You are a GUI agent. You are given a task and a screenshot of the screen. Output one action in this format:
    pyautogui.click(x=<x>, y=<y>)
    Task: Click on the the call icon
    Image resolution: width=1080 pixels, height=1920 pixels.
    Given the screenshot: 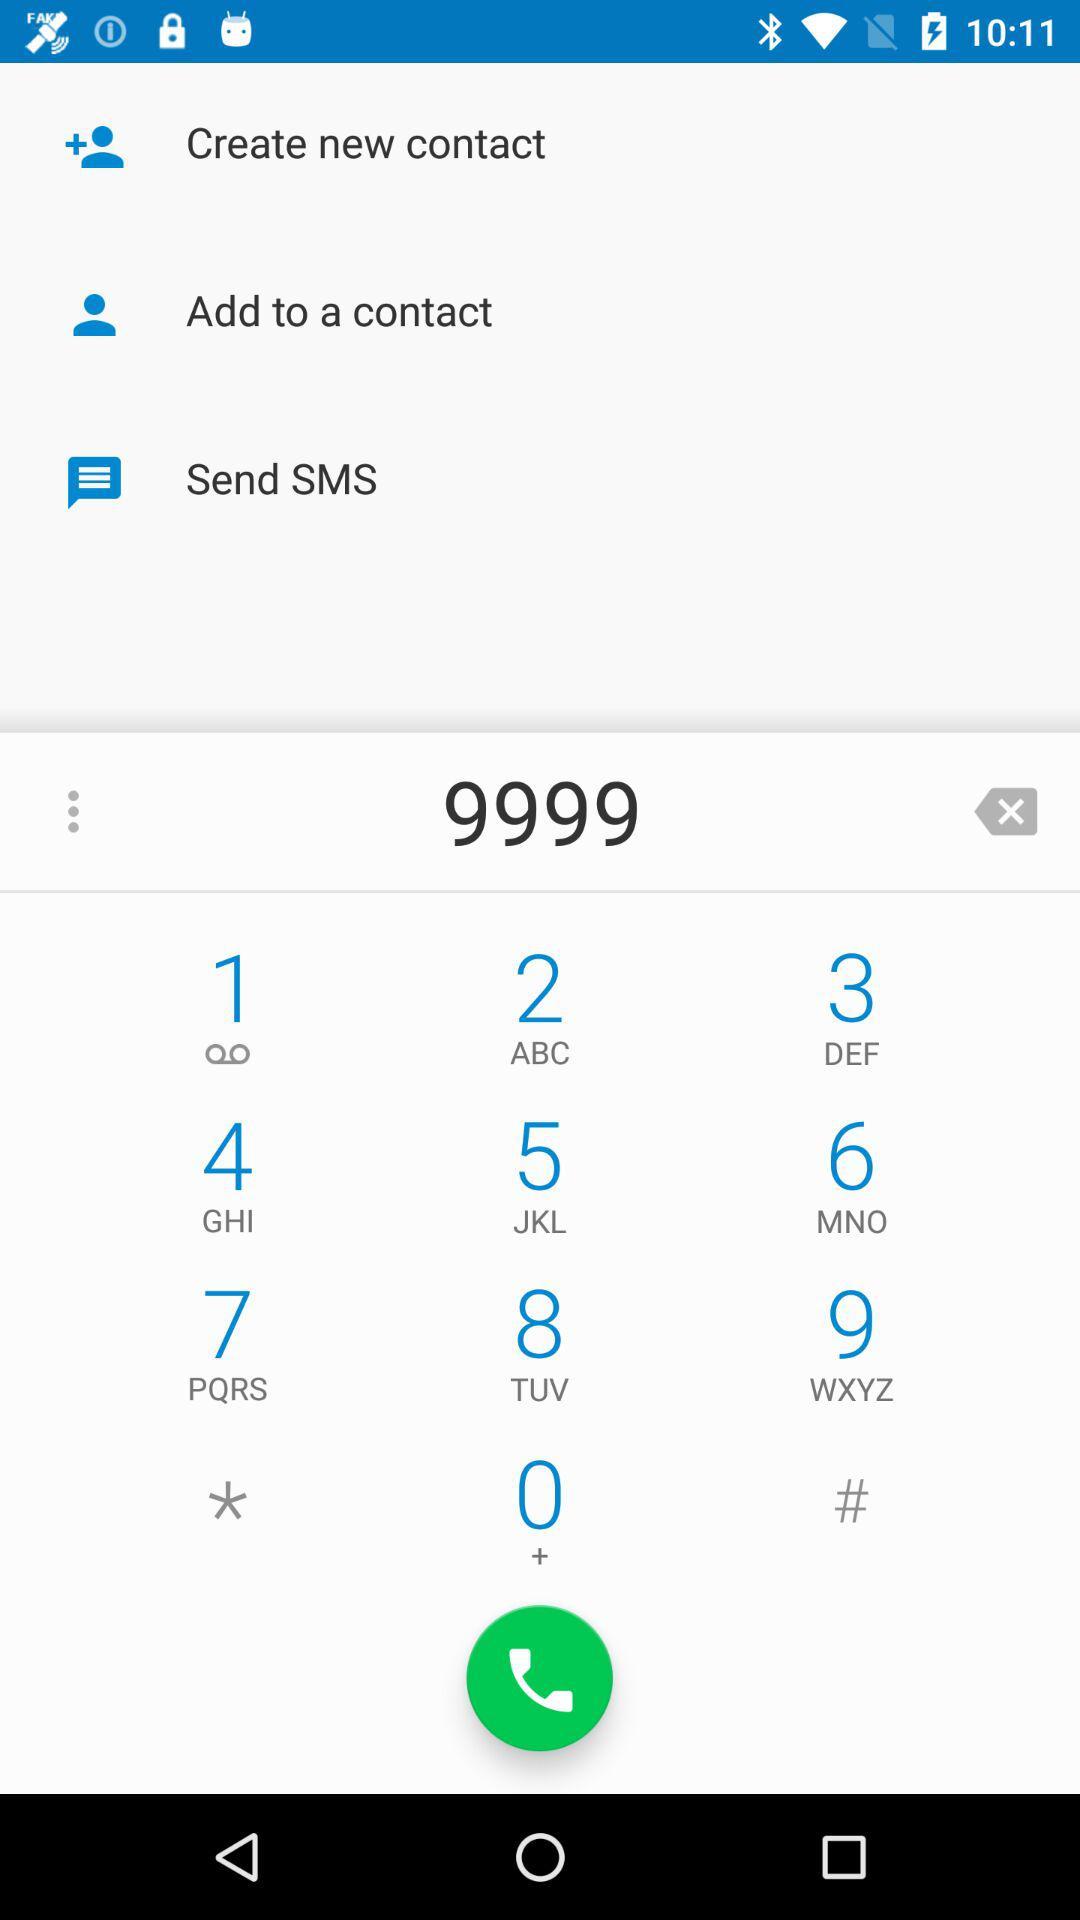 What is the action you would take?
    pyautogui.click(x=540, y=1678)
    